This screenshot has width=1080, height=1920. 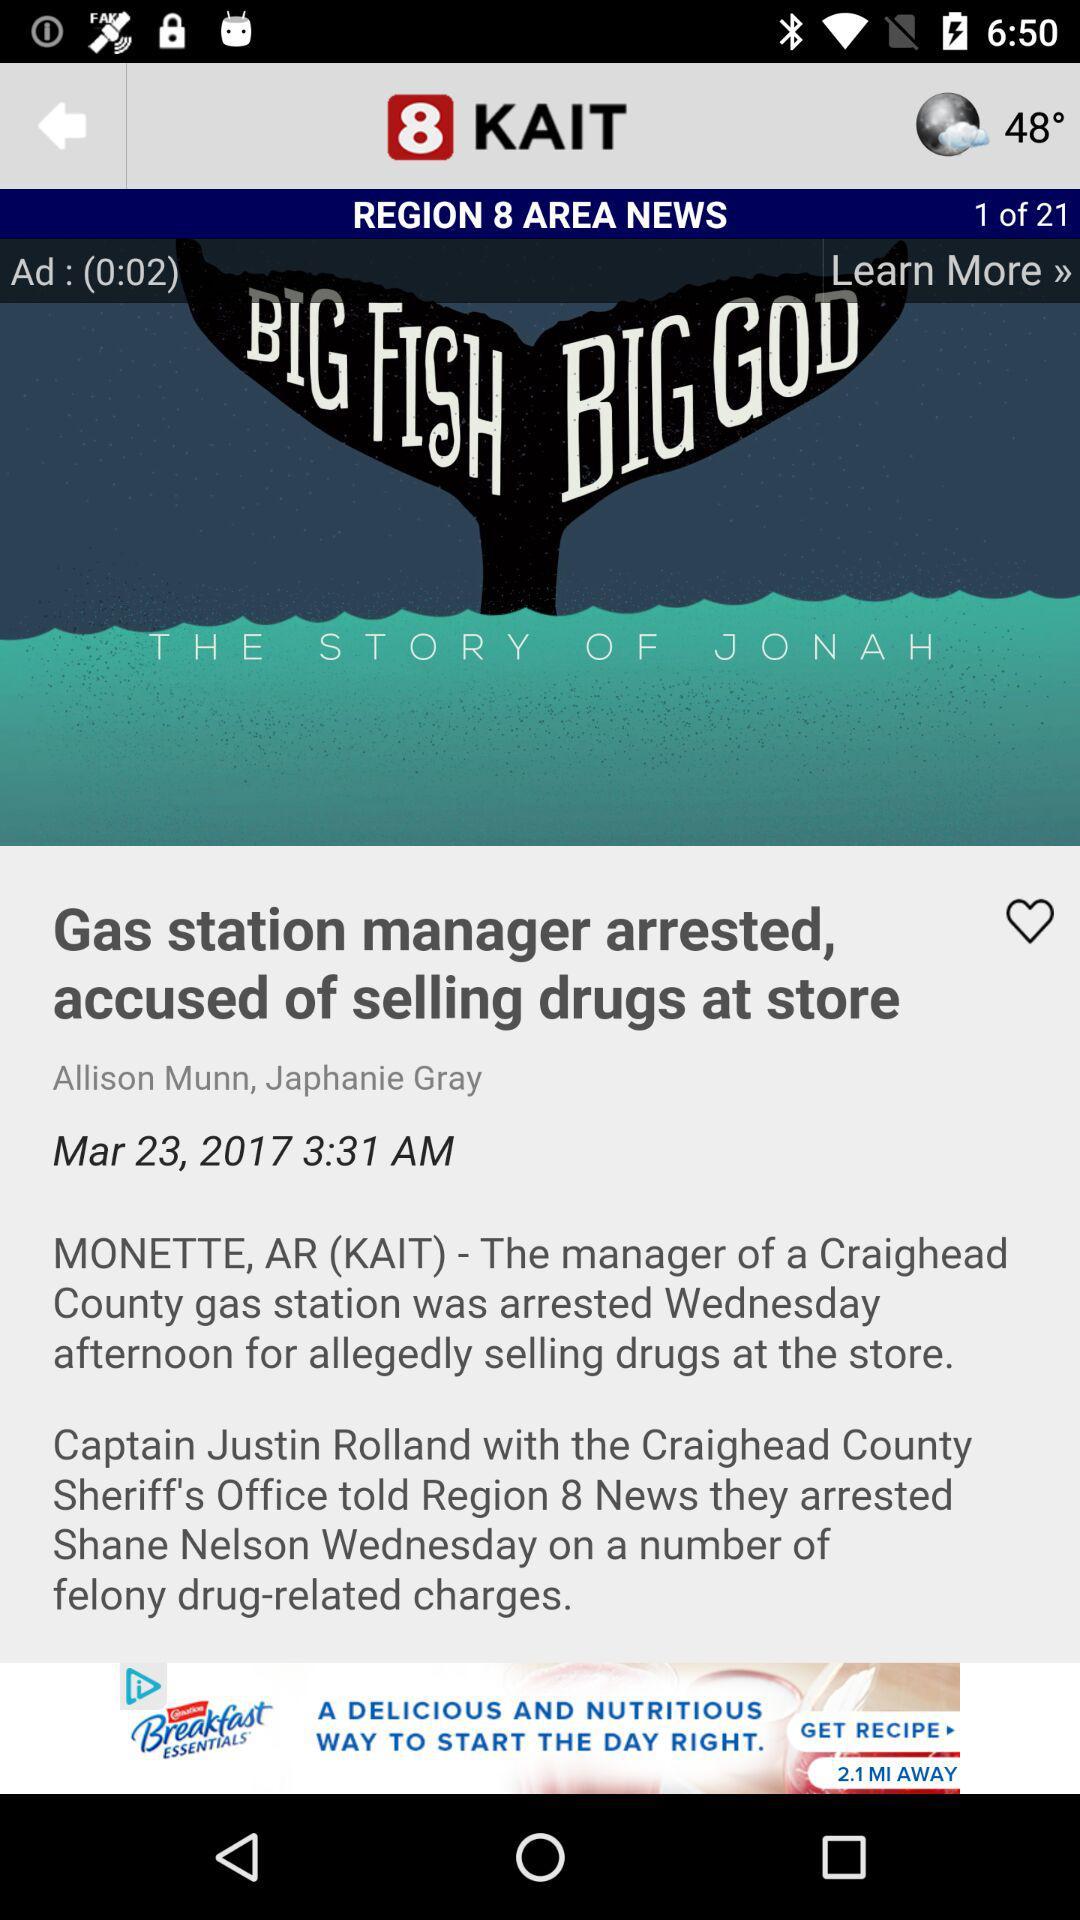 What do you see at coordinates (540, 124) in the screenshot?
I see `option` at bounding box center [540, 124].